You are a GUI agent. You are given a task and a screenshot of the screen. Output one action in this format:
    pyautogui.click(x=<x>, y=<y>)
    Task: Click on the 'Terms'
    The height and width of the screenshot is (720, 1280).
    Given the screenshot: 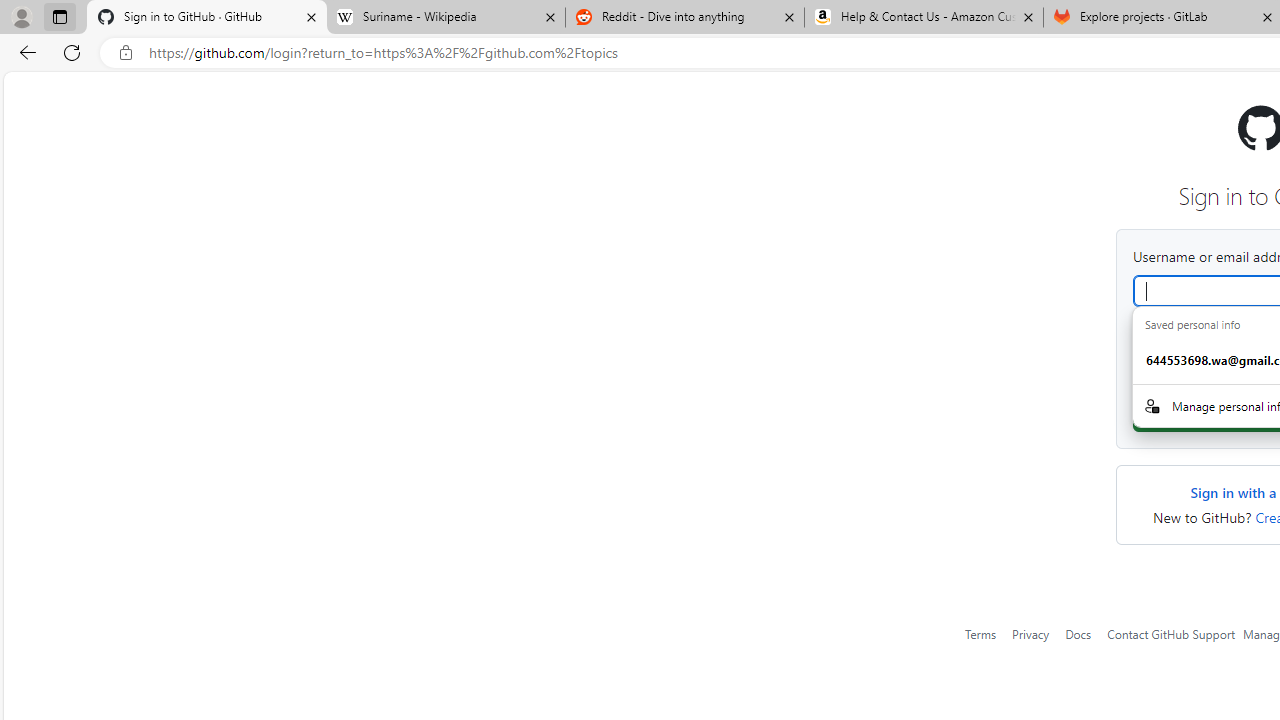 What is the action you would take?
    pyautogui.click(x=981, y=633)
    